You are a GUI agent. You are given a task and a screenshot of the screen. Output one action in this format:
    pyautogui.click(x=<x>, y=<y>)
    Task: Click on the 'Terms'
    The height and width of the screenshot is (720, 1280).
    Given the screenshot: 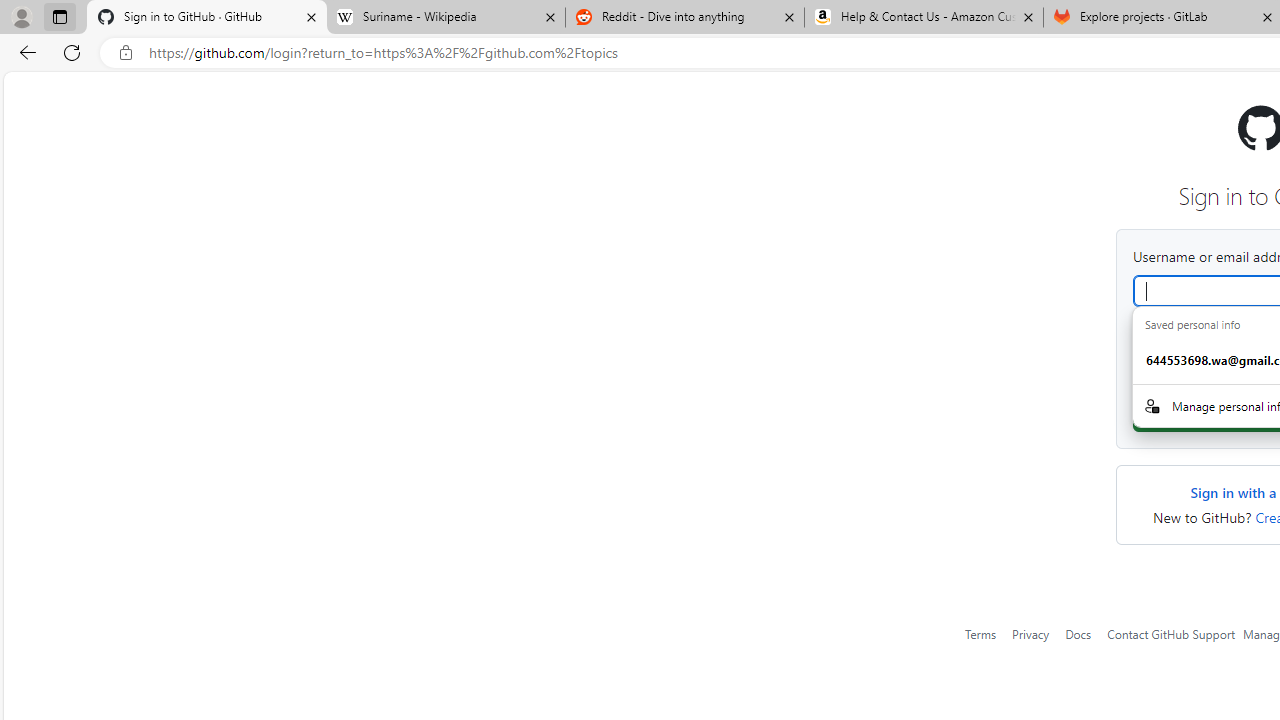 What is the action you would take?
    pyautogui.click(x=981, y=633)
    